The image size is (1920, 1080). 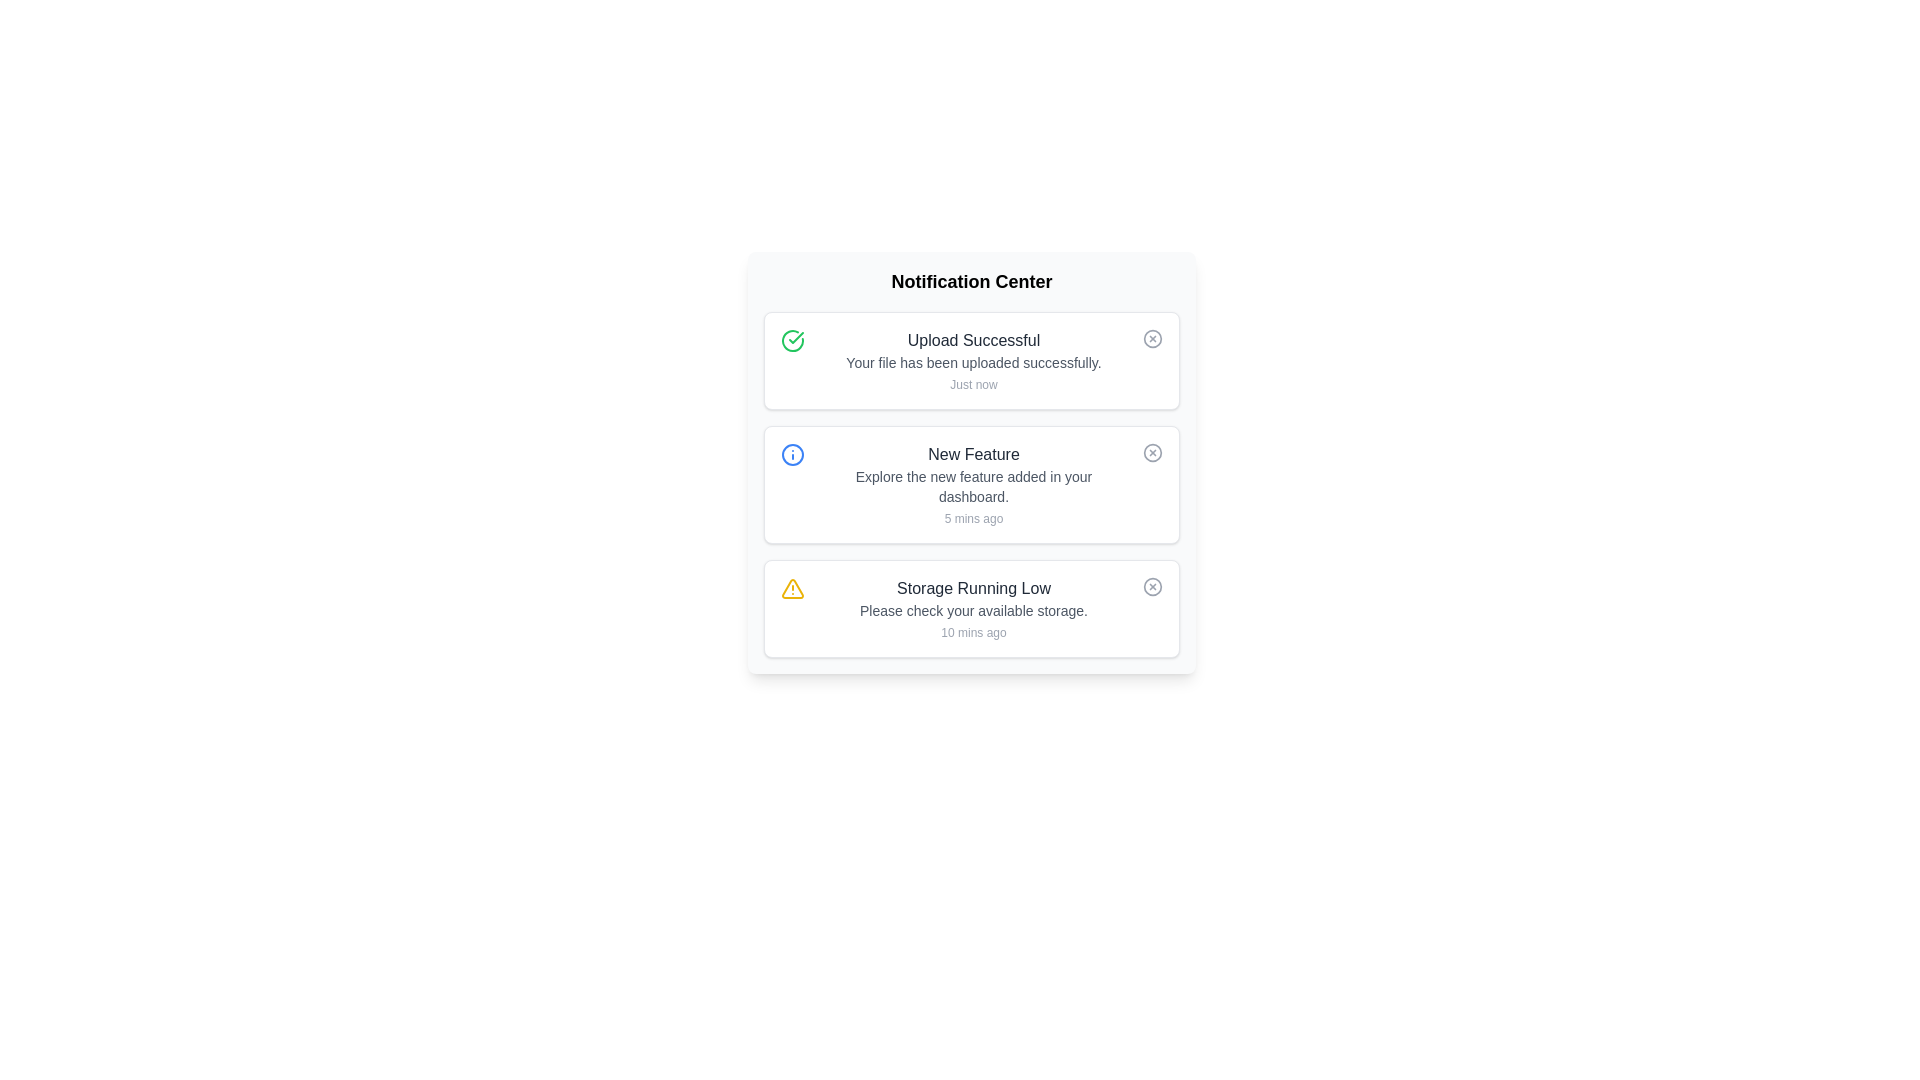 I want to click on the circular graphical element located in the bottom-right notification card of the 'Notification Center' panel, which enhances the visual clarity of notifications, so click(x=1152, y=585).